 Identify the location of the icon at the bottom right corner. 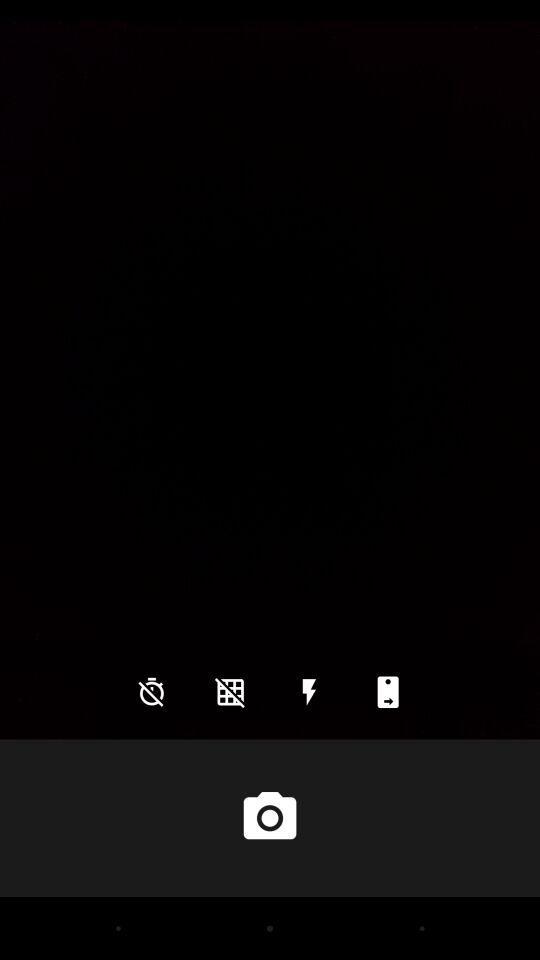
(388, 692).